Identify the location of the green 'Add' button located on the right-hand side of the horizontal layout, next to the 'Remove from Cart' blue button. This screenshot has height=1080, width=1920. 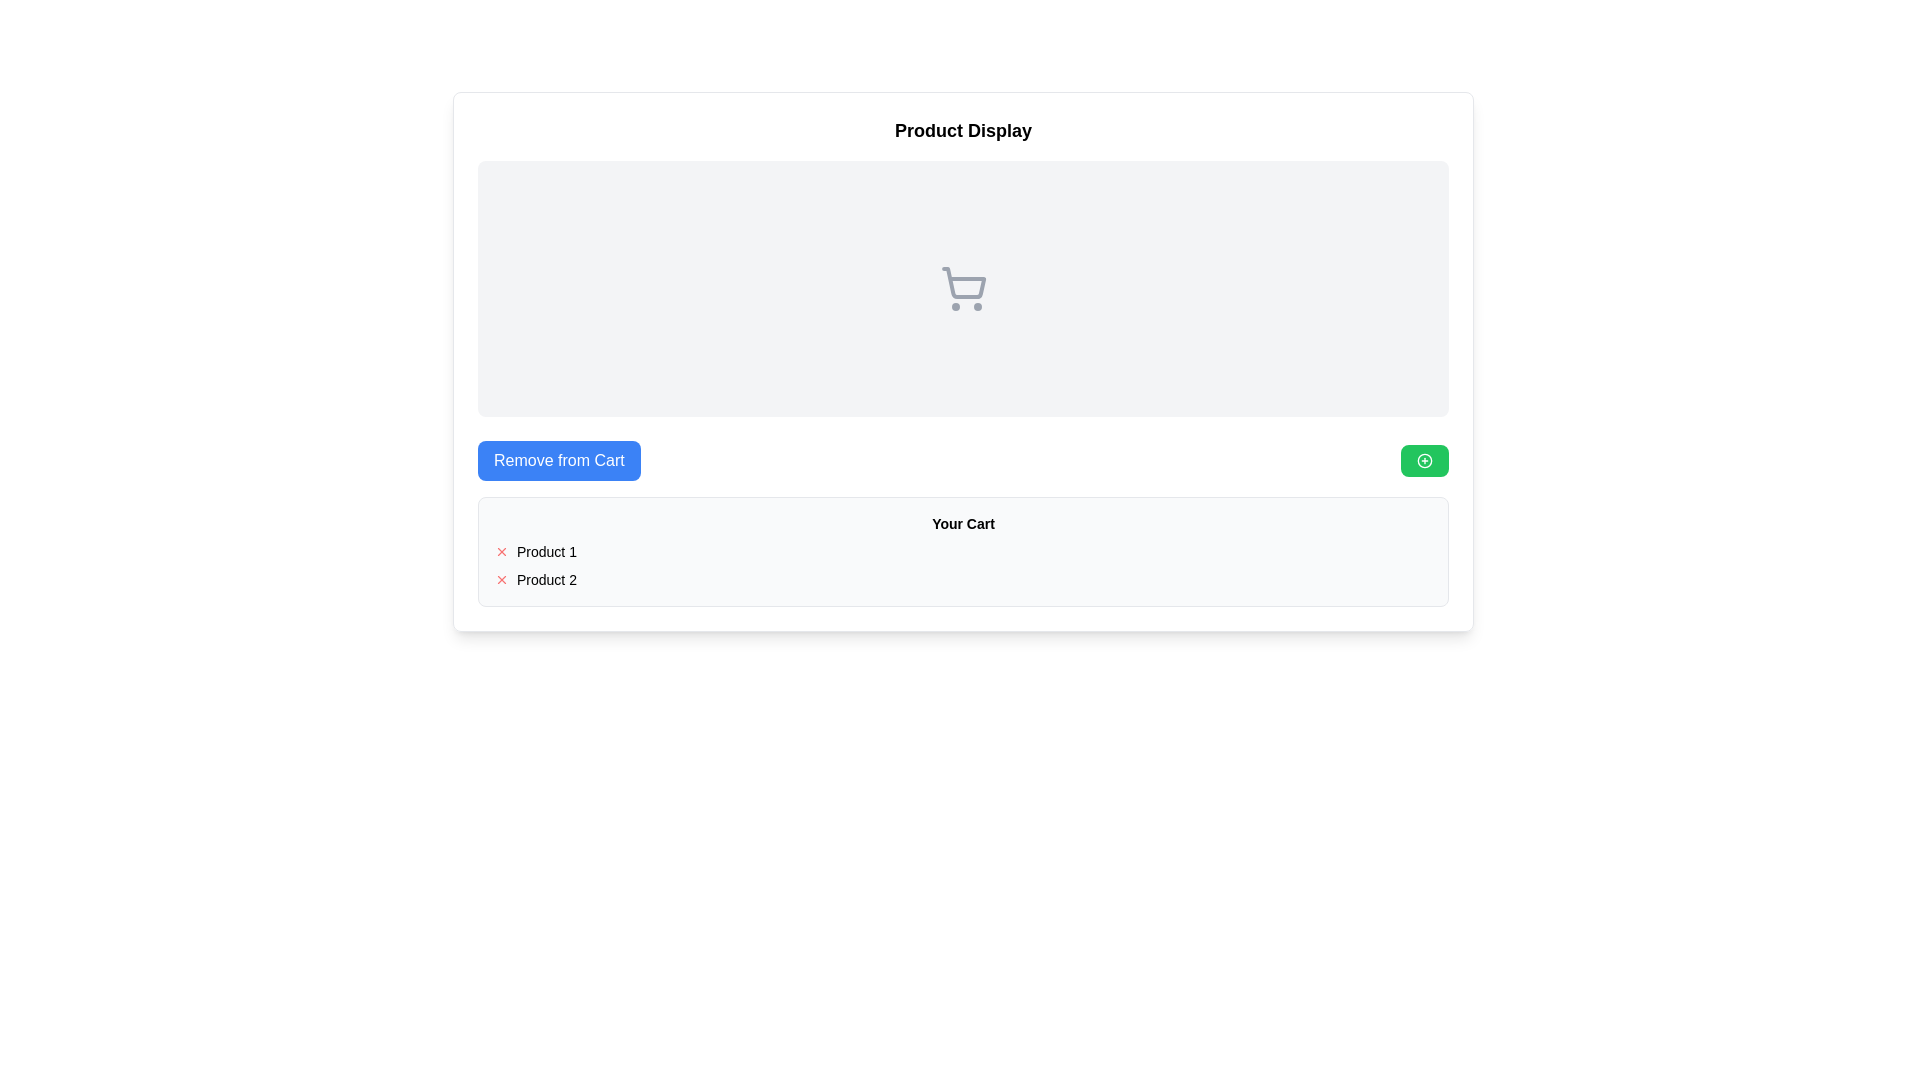
(1424, 461).